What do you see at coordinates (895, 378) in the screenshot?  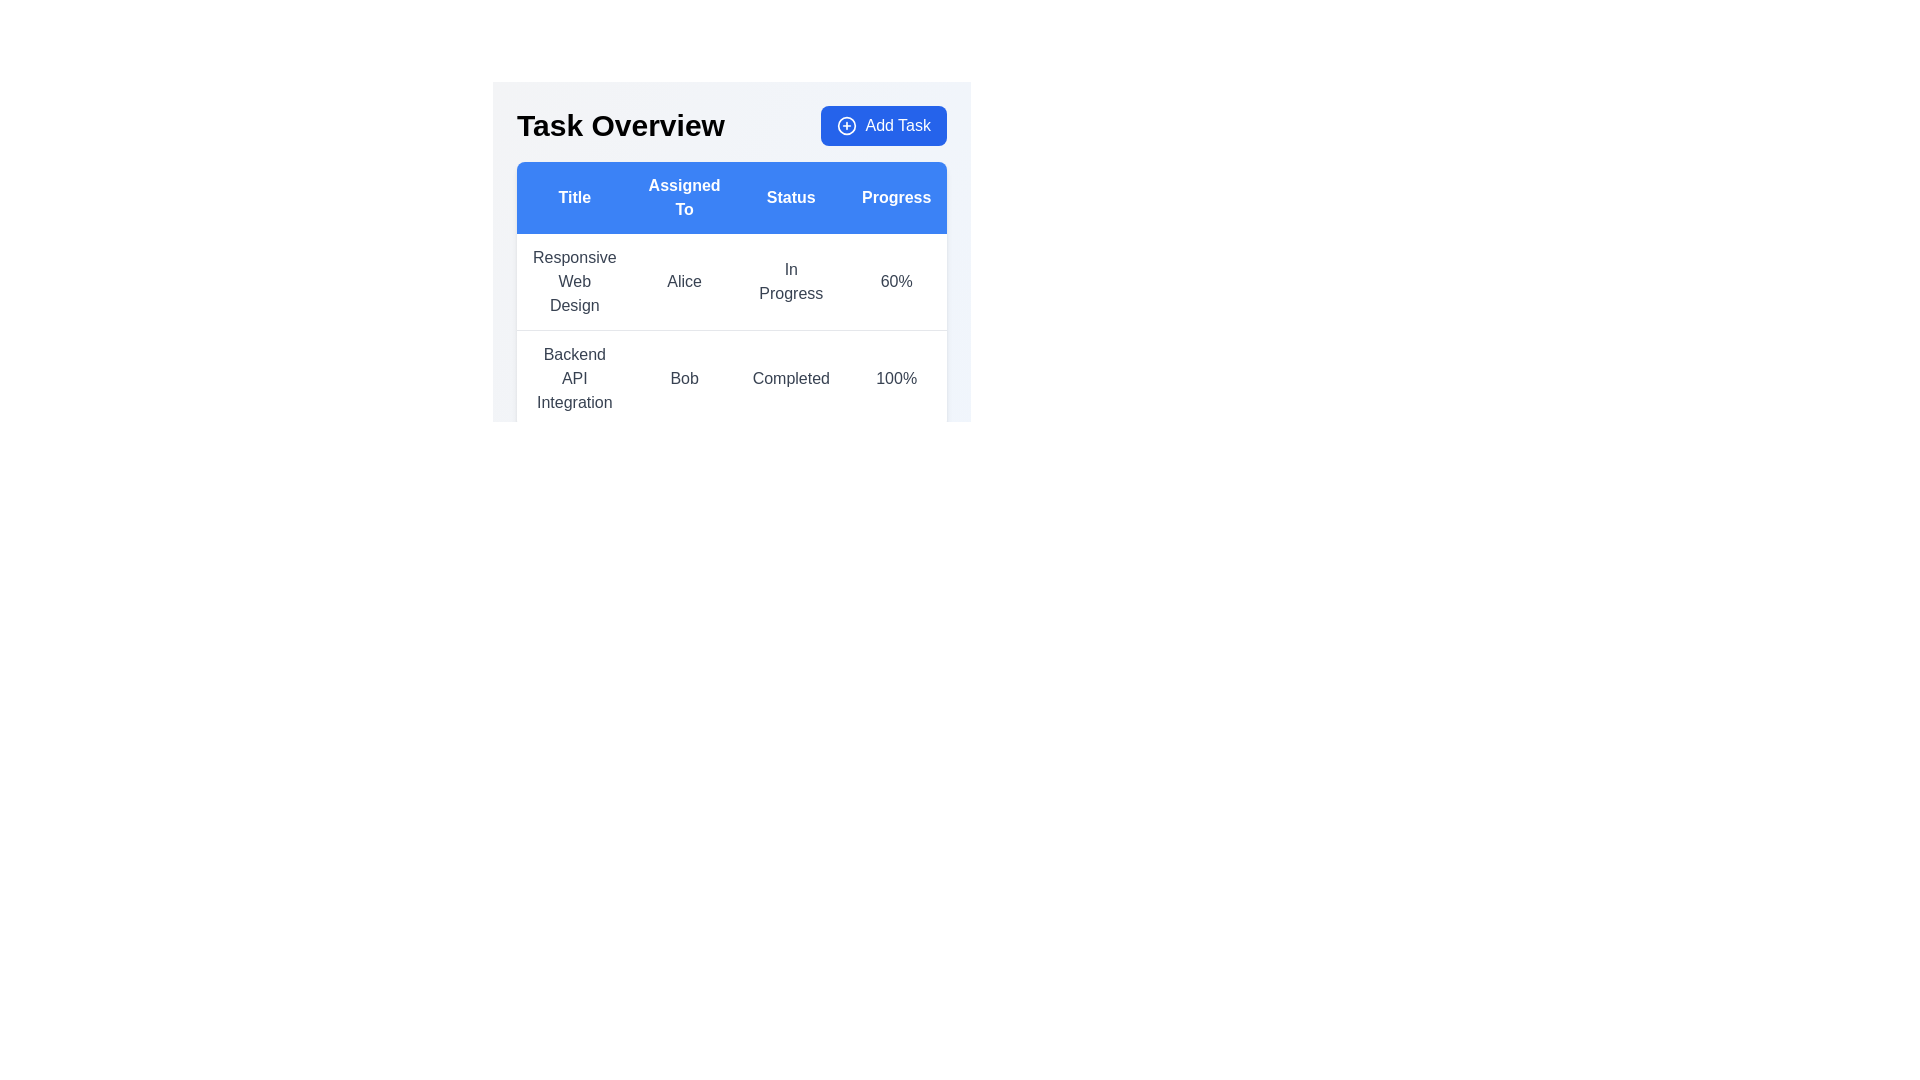 I see `the text display showing '100%' located in the 'Progress' column of the row labeled 'Backend API Integration Bob Completed'` at bounding box center [895, 378].